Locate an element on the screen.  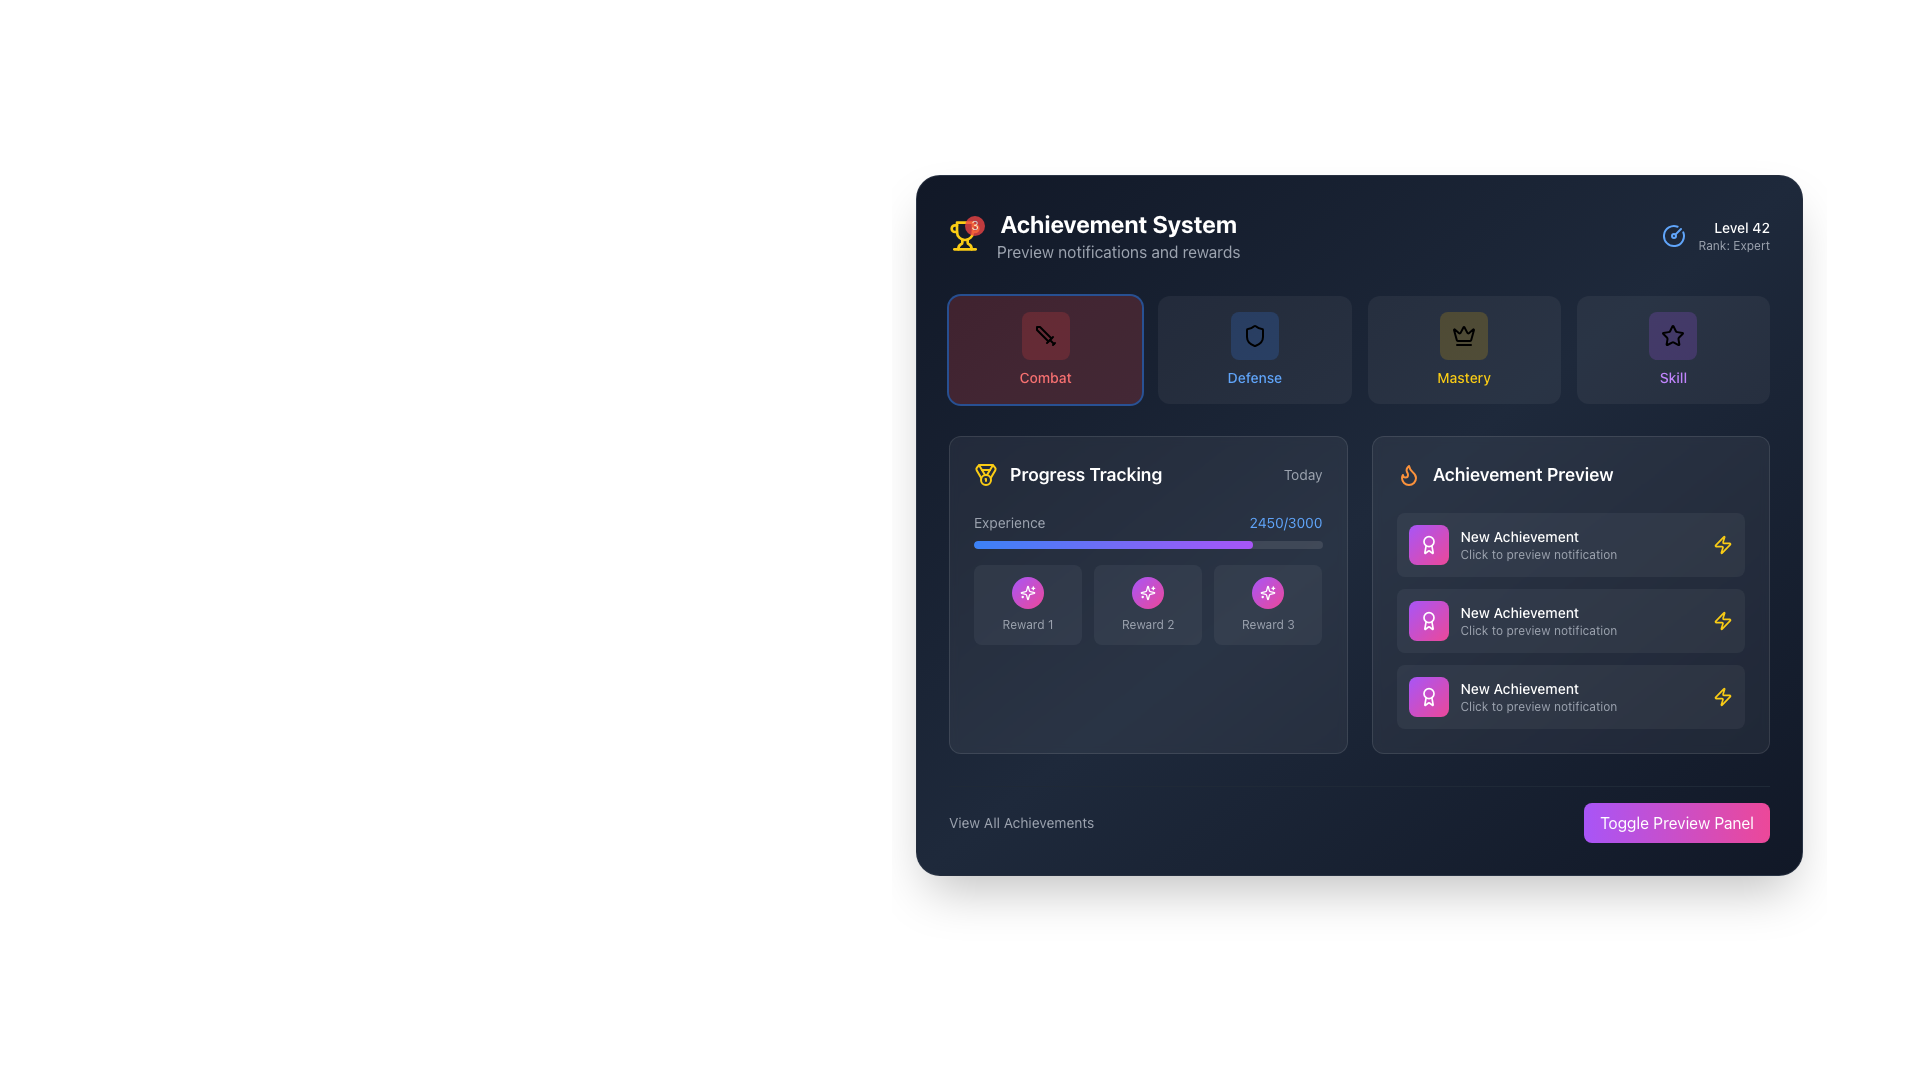
the 'New Achievement' notification displayed in the 'Achievement Preview' section, which is the lowest text block among three entries is located at coordinates (1579, 696).